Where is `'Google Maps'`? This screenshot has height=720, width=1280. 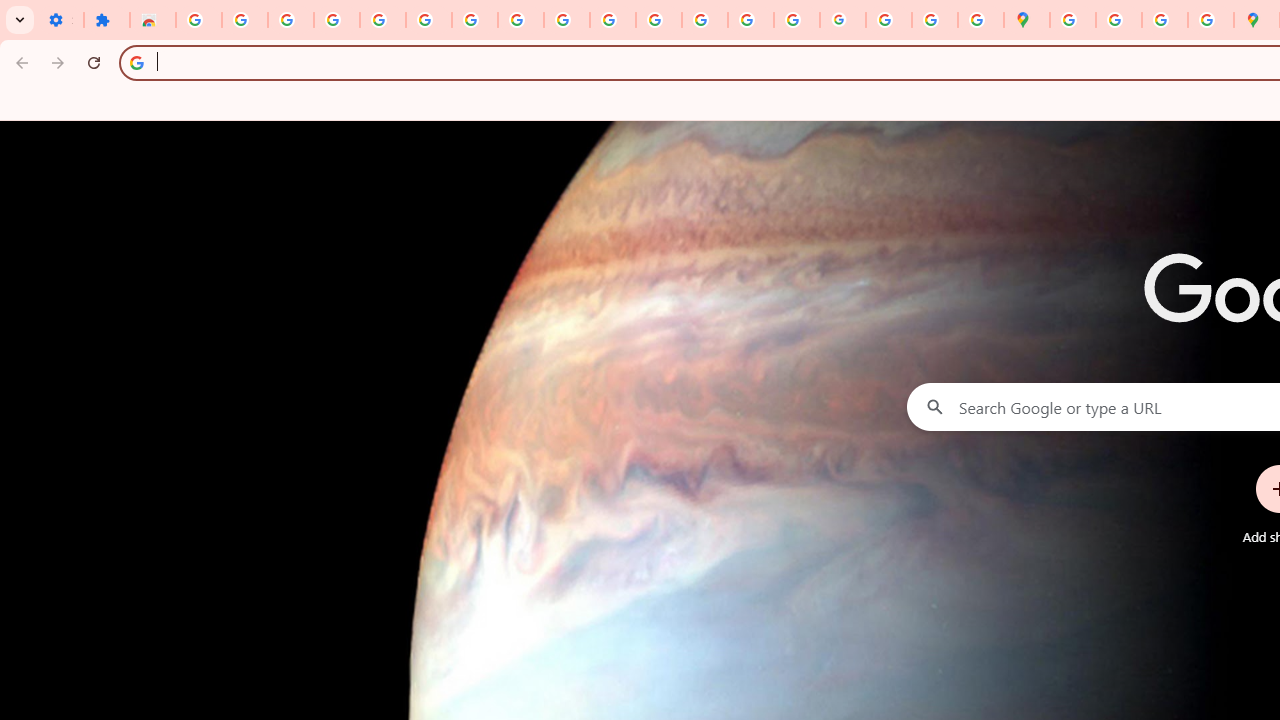 'Google Maps' is located at coordinates (1026, 20).